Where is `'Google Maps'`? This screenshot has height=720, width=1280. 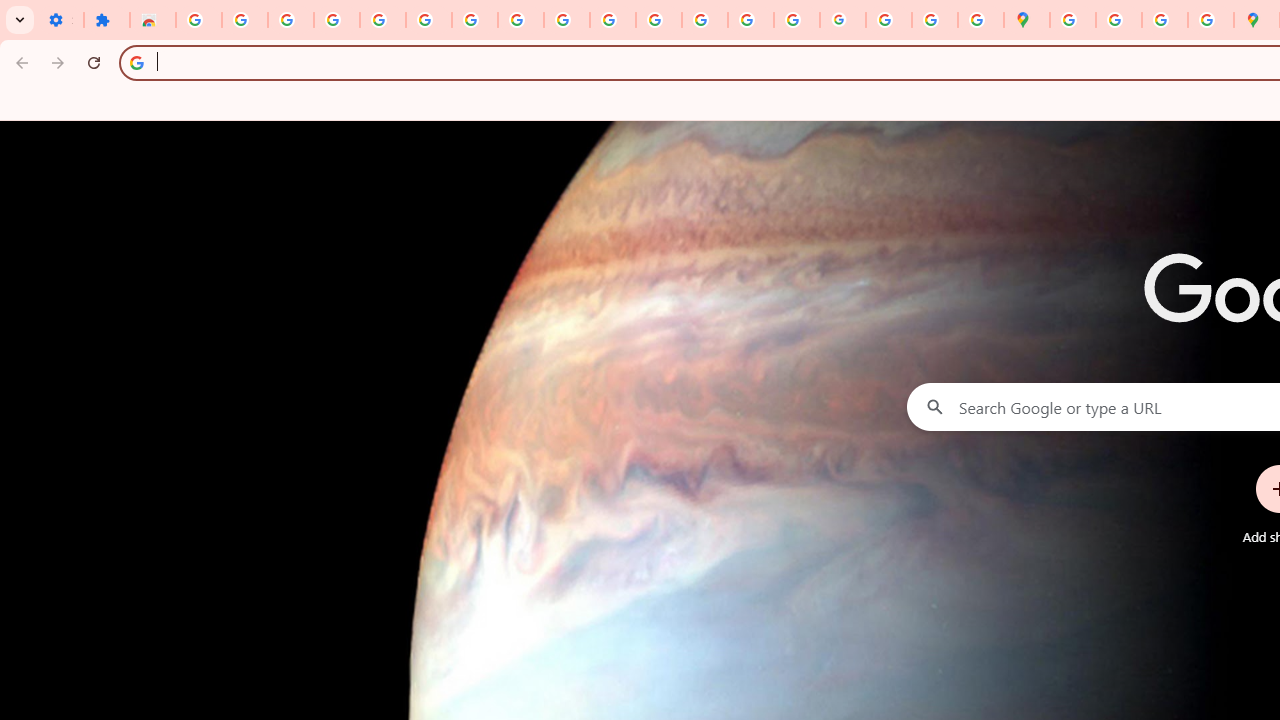 'Google Maps' is located at coordinates (1026, 20).